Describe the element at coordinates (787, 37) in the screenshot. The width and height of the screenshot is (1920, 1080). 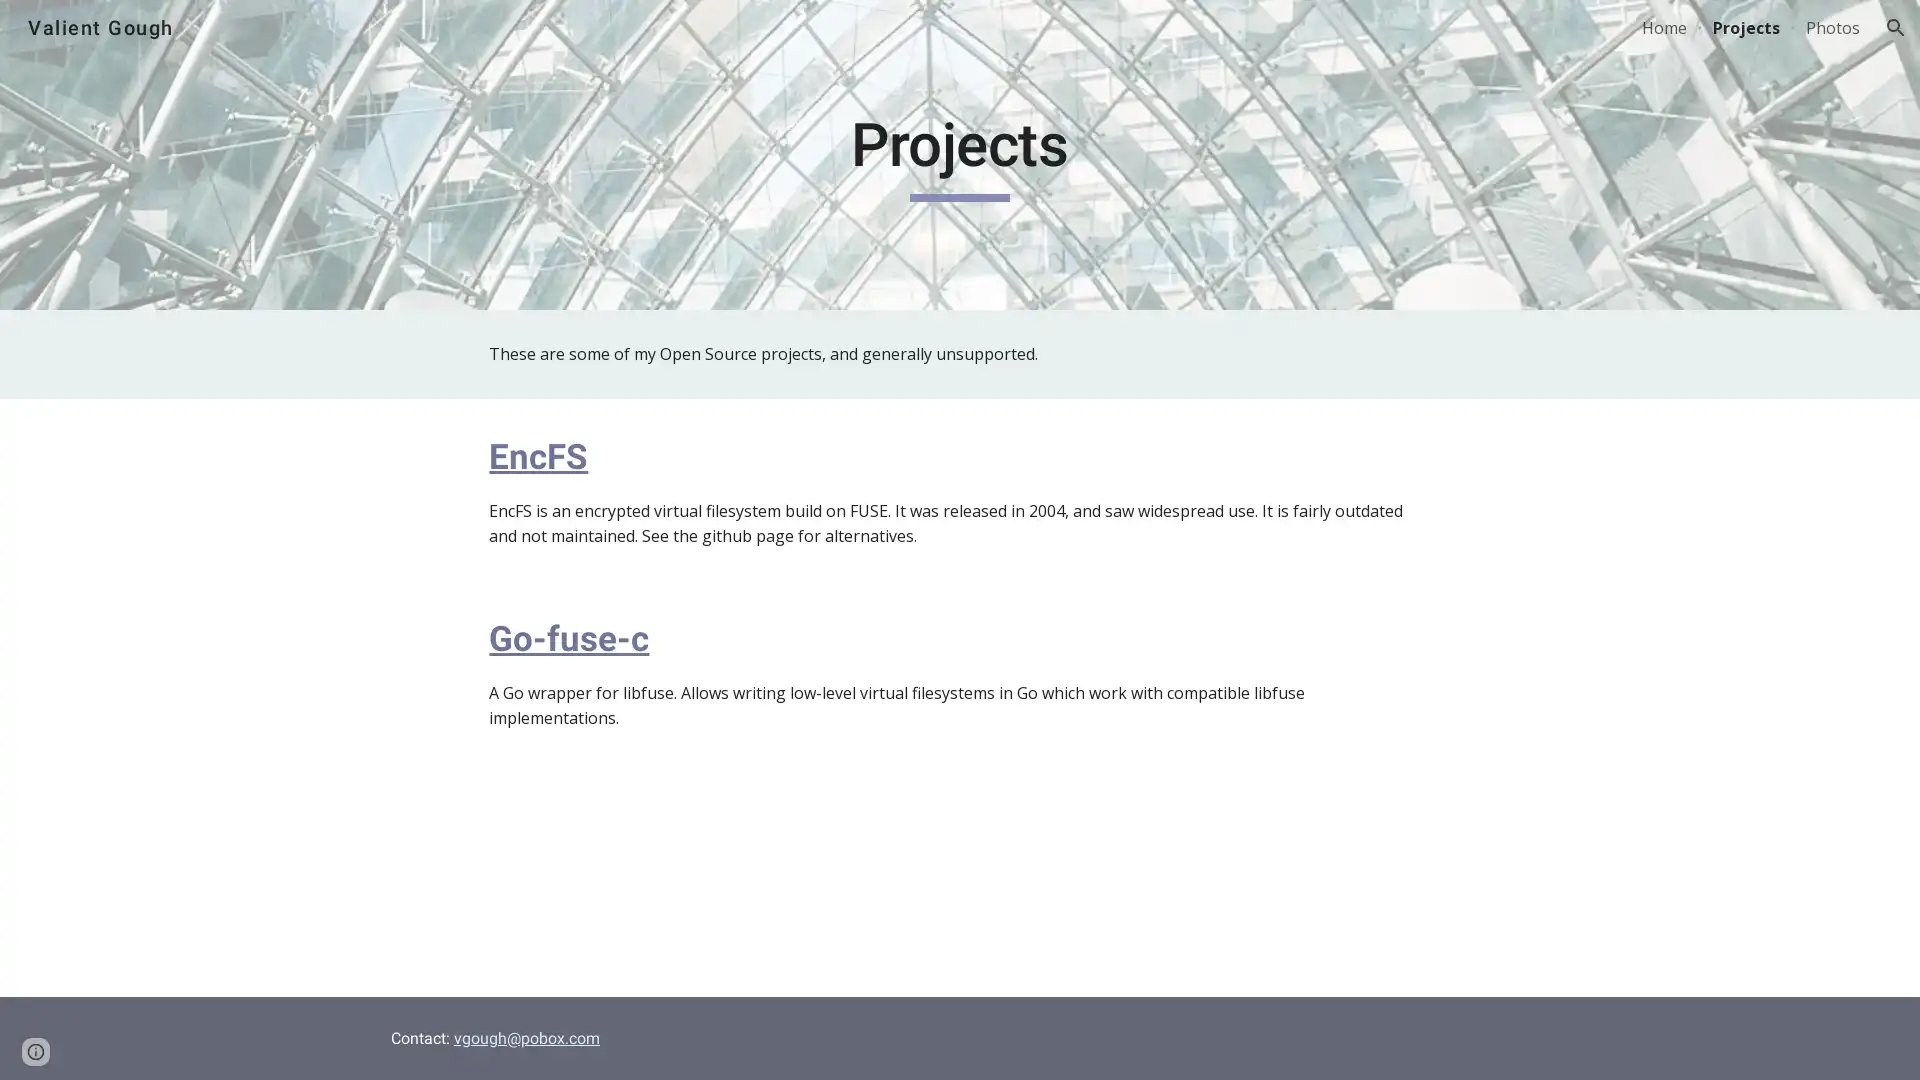
I see `Skip to main content` at that location.